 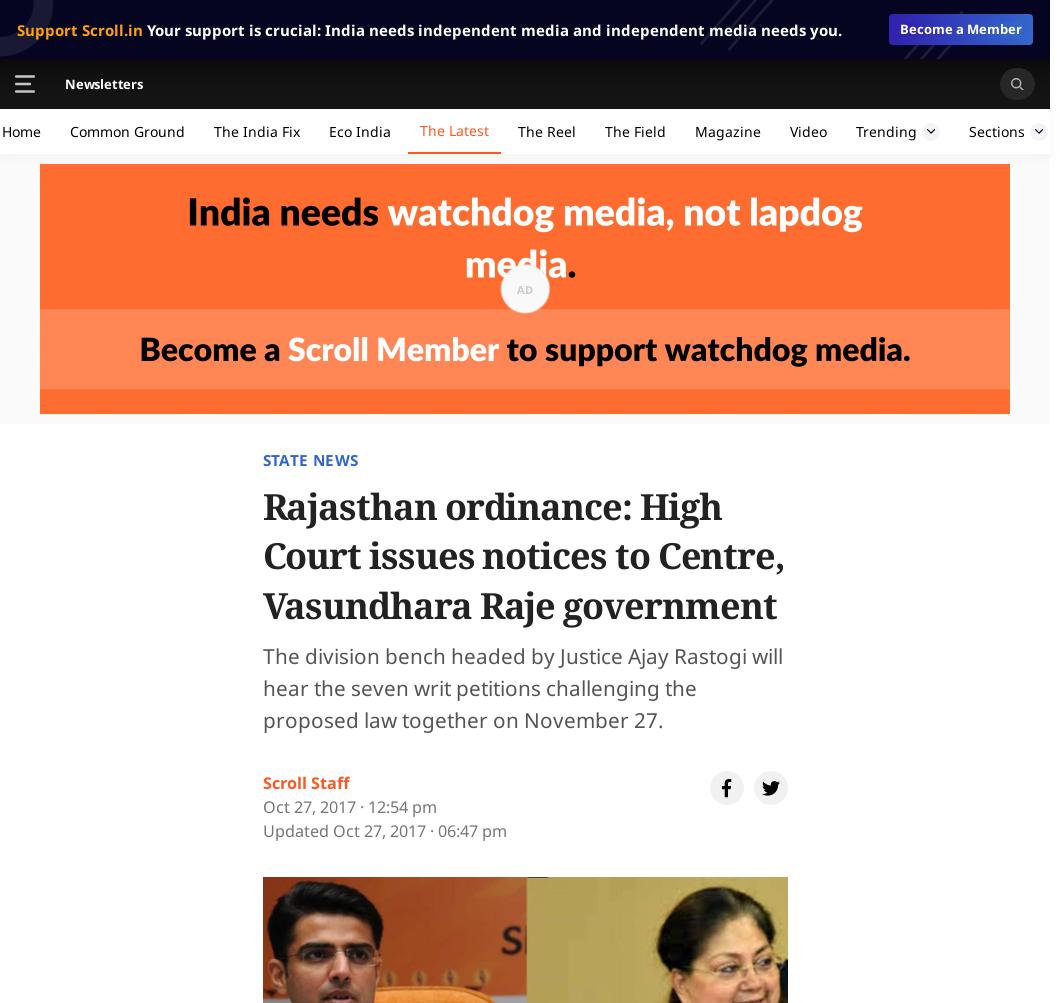 I want to click on 'Ad', so click(x=524, y=288).